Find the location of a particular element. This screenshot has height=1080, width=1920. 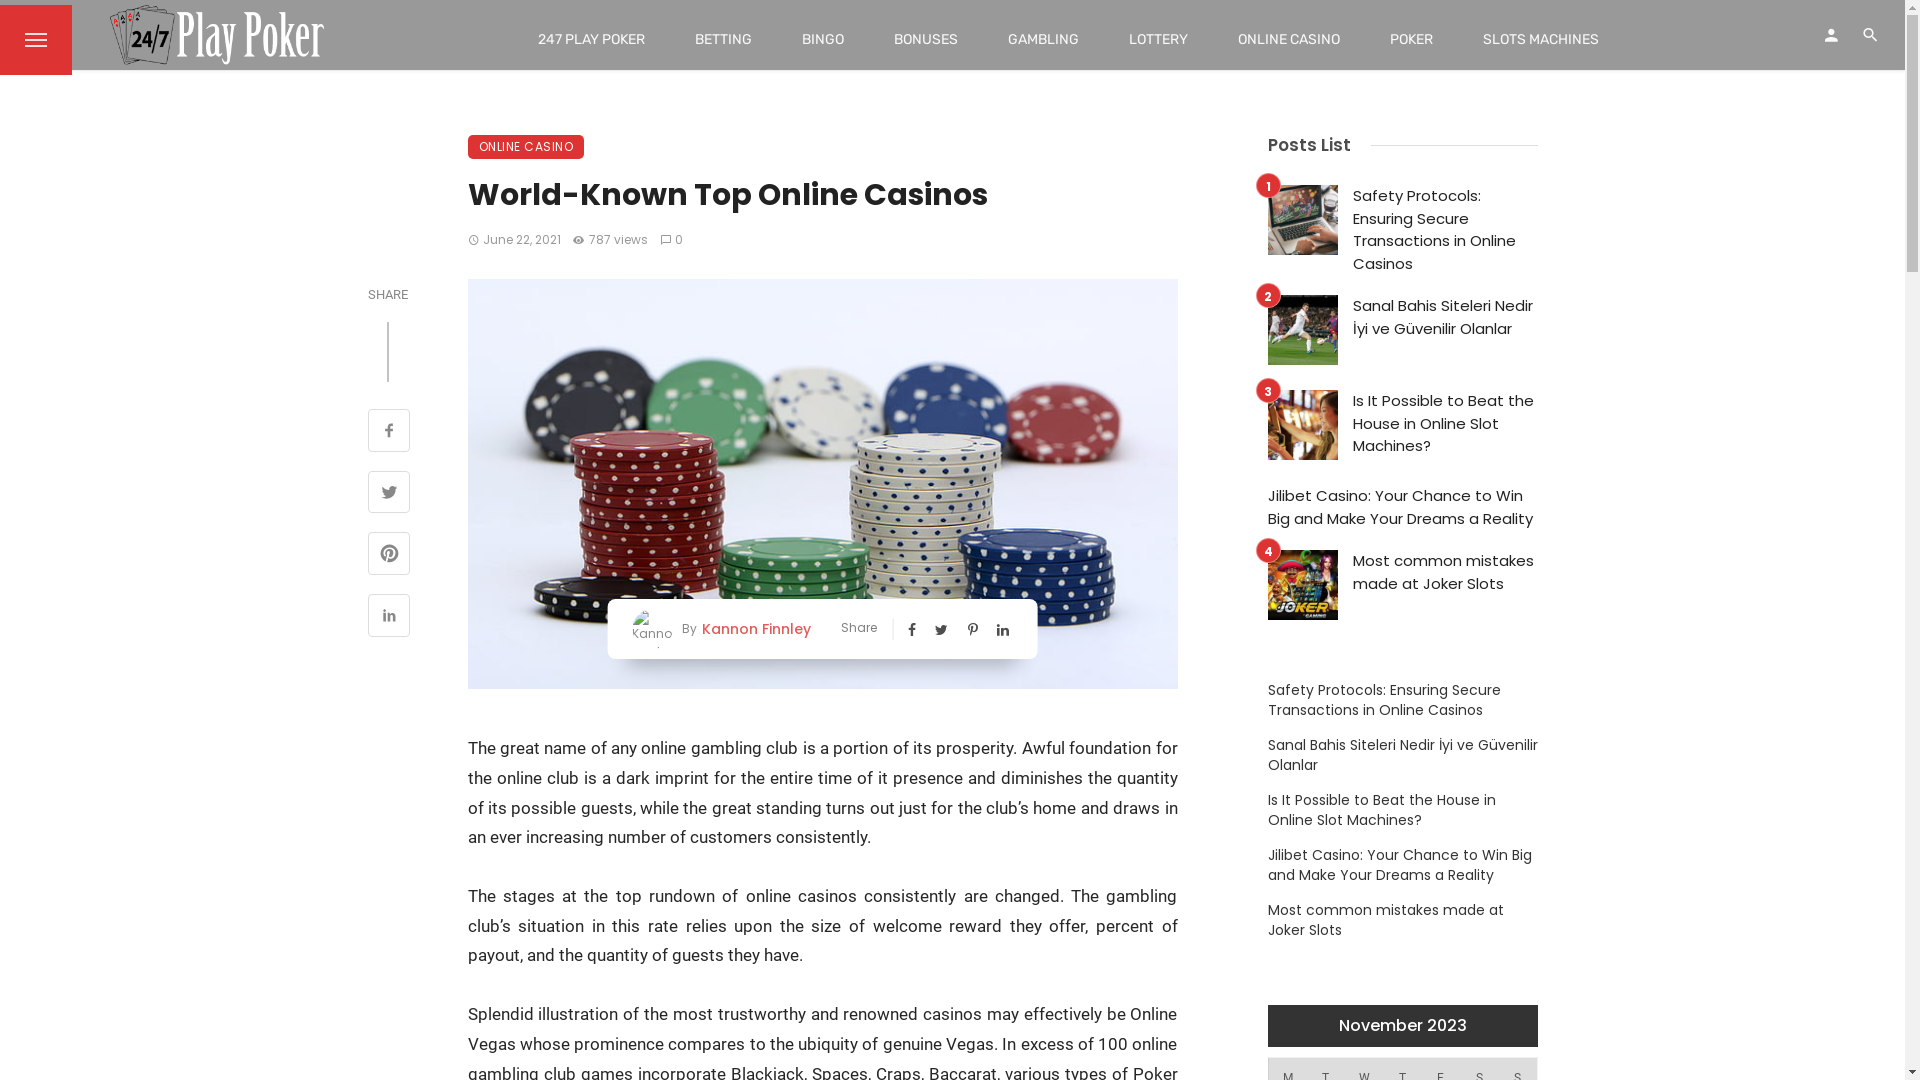

'Share on Pinterest' is located at coordinates (368, 555).